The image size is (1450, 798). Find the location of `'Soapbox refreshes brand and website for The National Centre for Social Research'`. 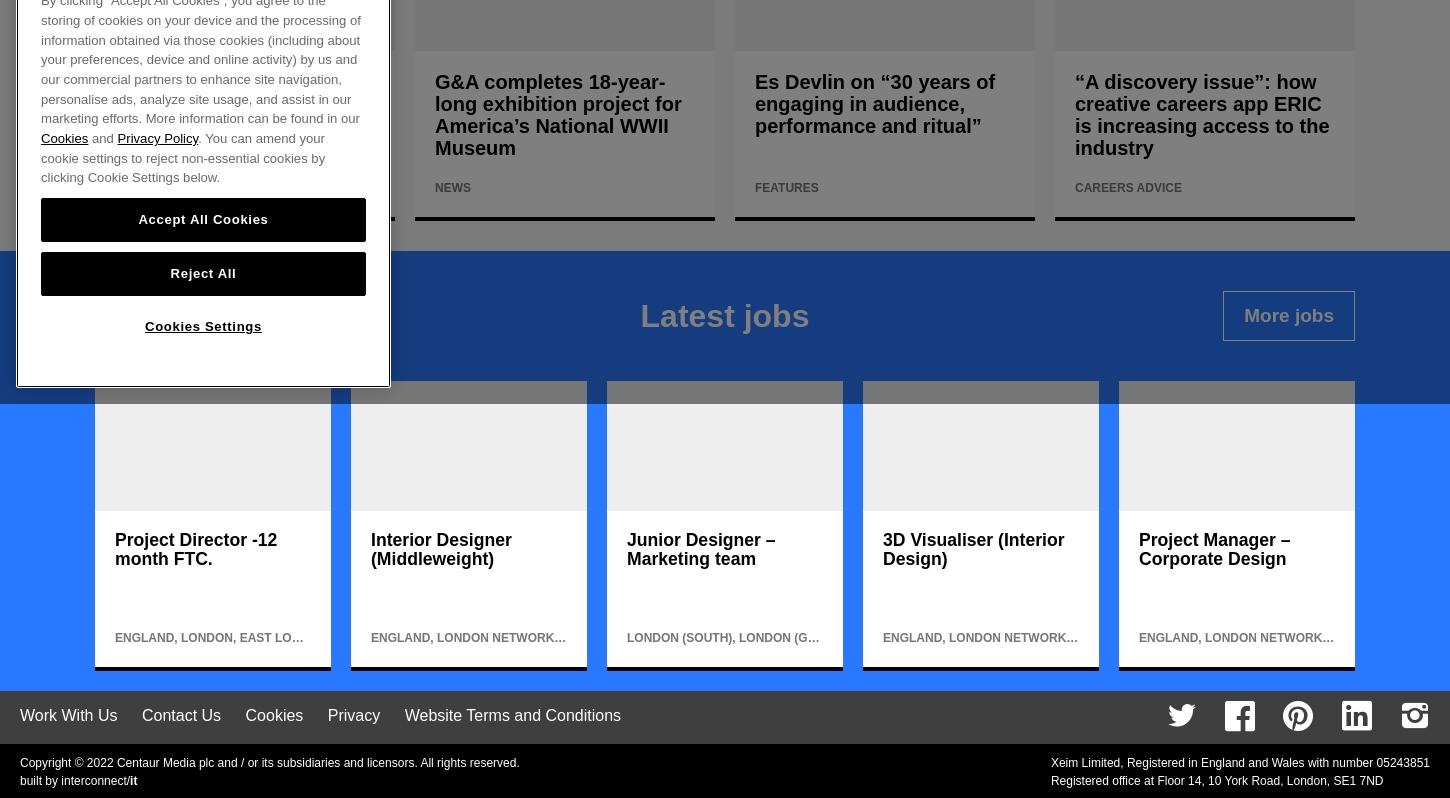

'Soapbox refreshes brand and website for The National Centre for Social Research' is located at coordinates (235, 114).